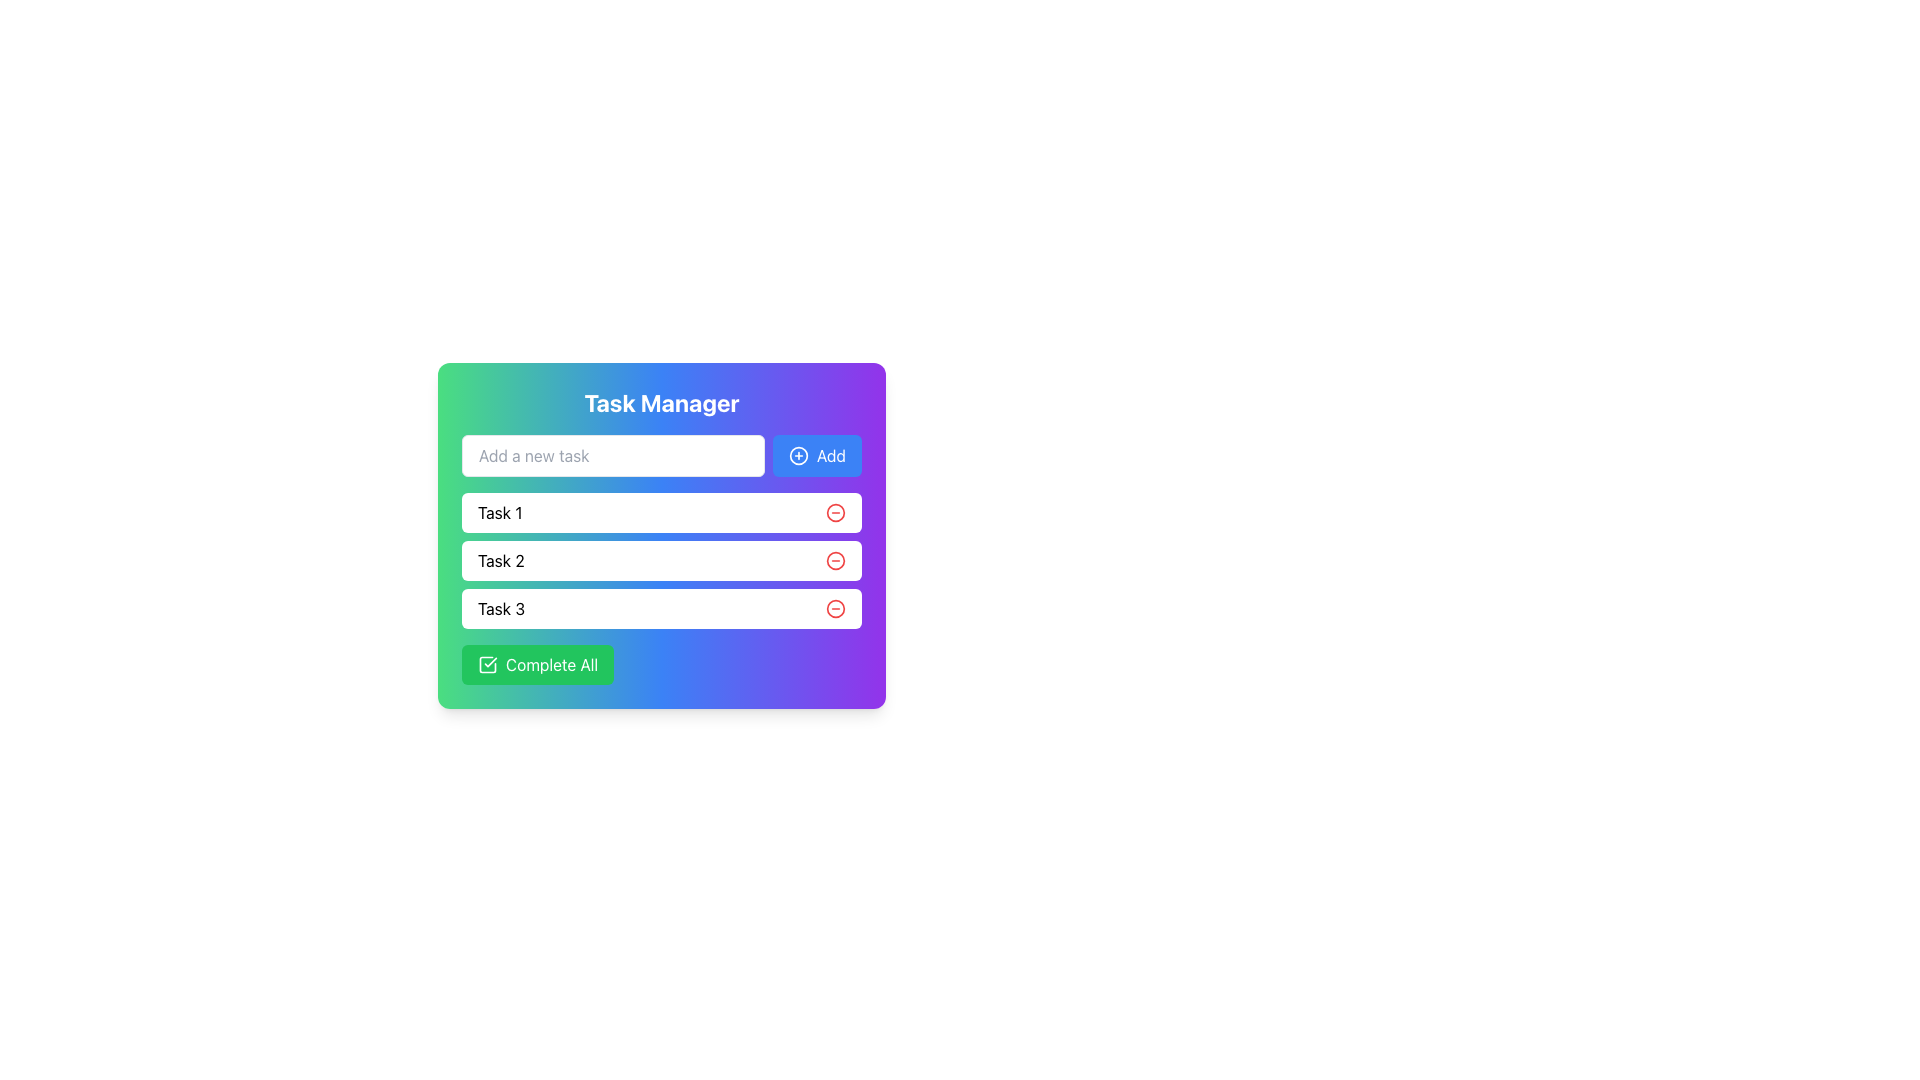 The height and width of the screenshot is (1080, 1920). Describe the element at coordinates (835, 560) in the screenshot. I see `the circular red button with a minus symbol located at the right end of the task entry labeled 'Task 2'` at that location.